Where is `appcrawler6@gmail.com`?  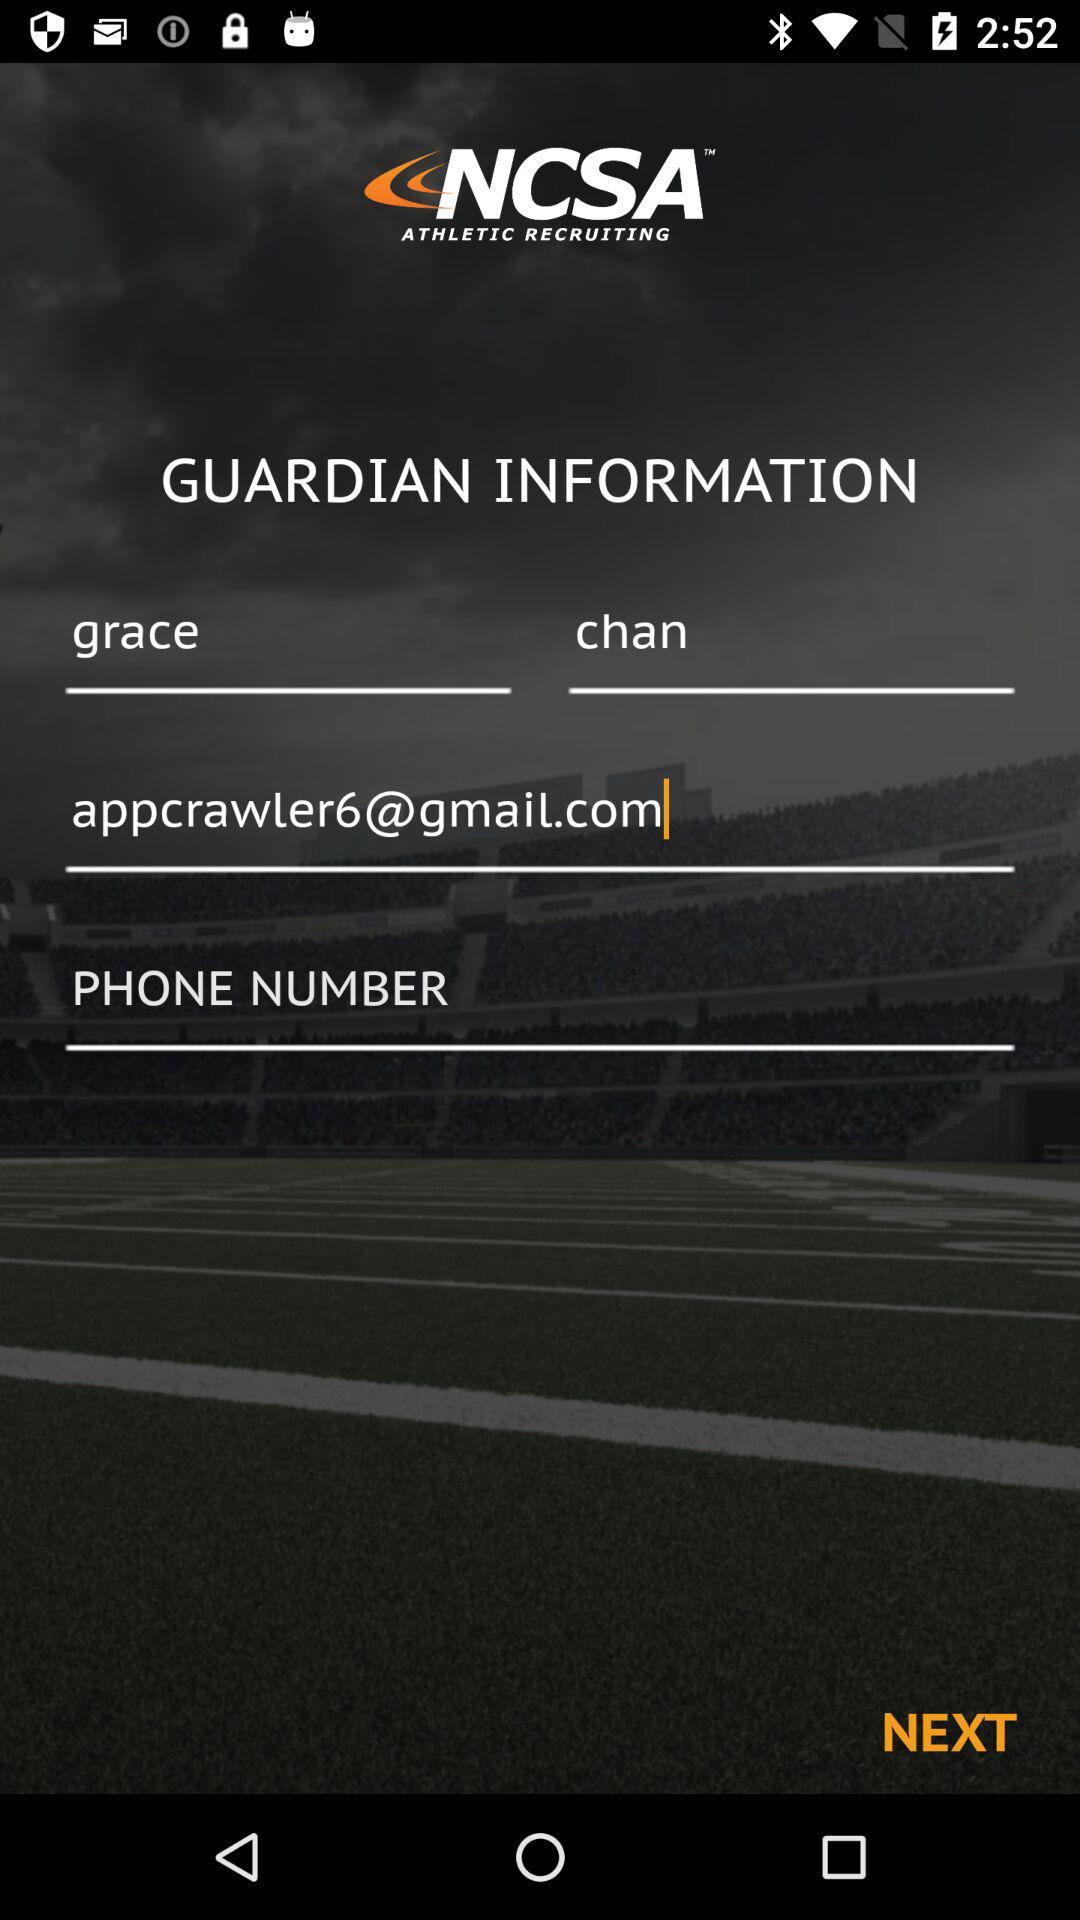 appcrawler6@gmail.com is located at coordinates (540, 811).